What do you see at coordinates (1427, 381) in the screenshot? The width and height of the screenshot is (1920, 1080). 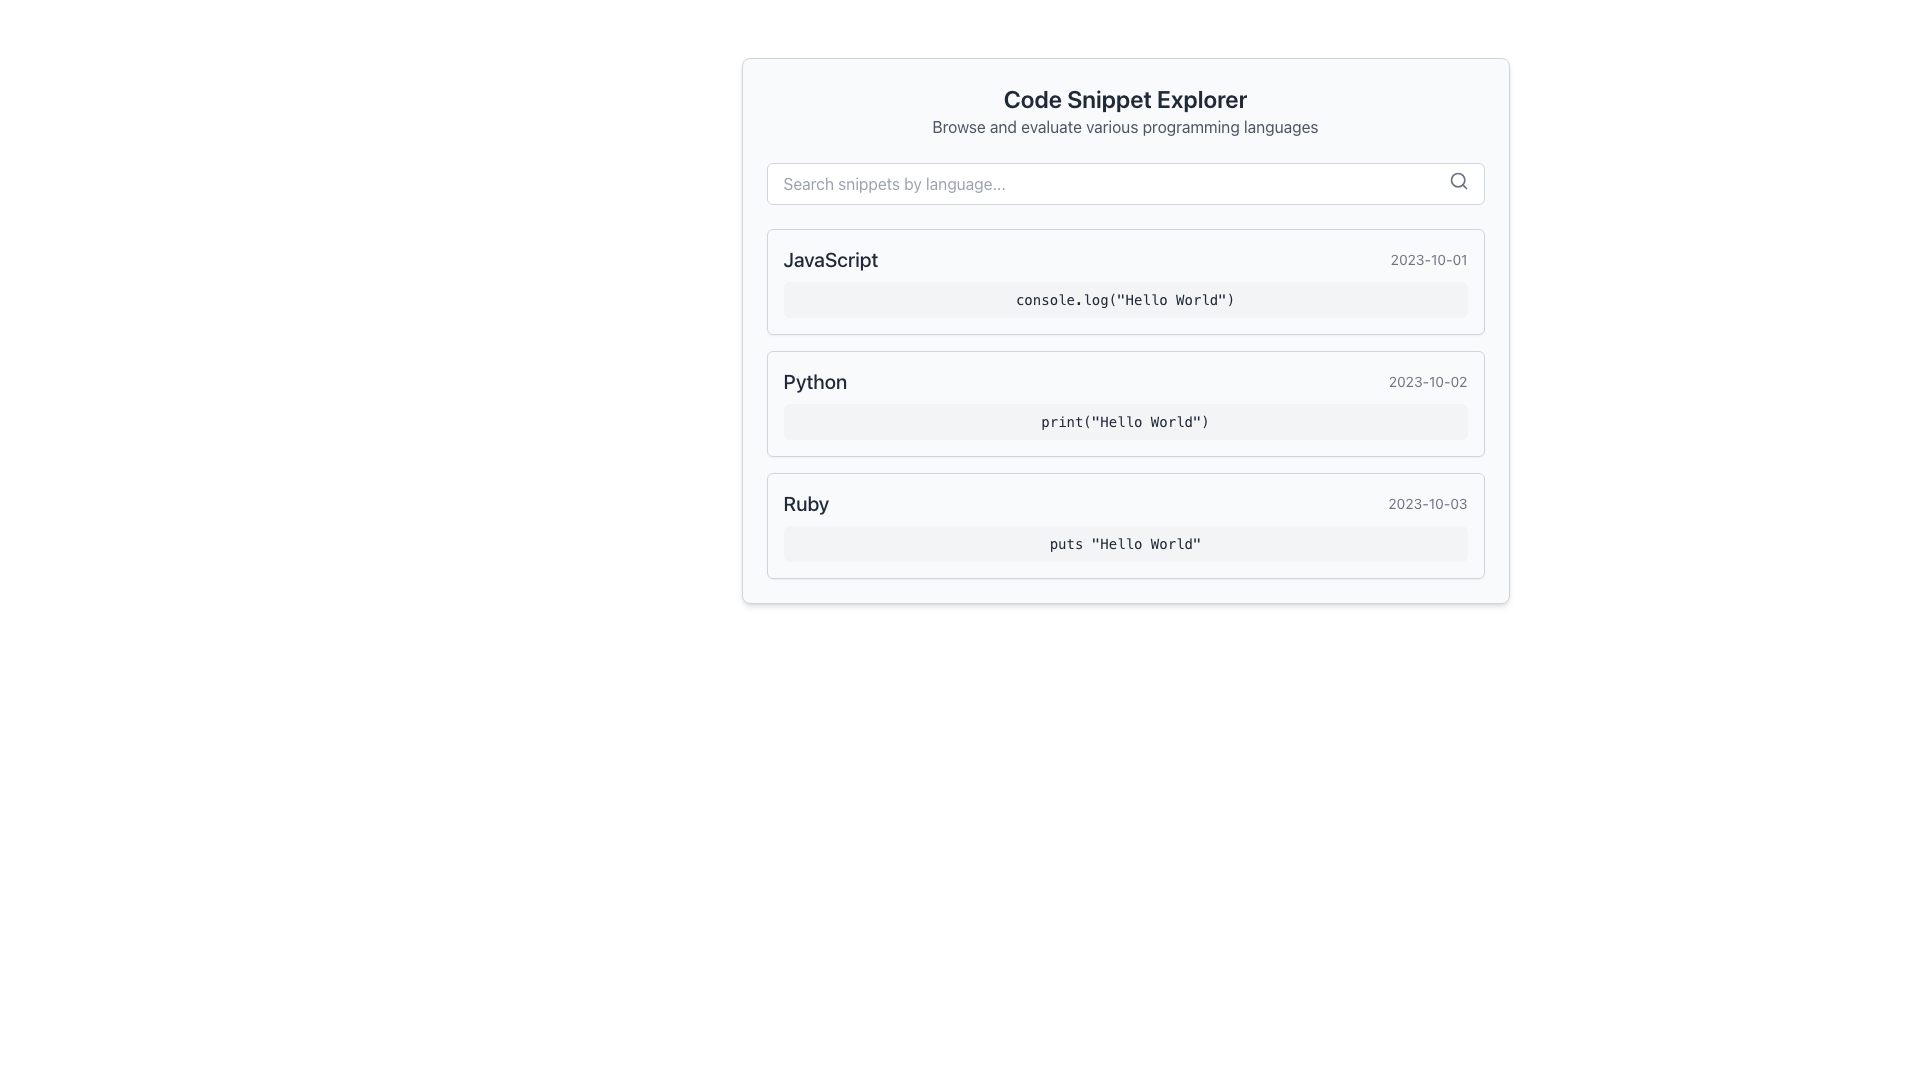 I see `the text label displaying the date '2023-10-02', which is styled with a small font size and gray color, located at the top-right corner of the row labeled 'Python'` at bounding box center [1427, 381].